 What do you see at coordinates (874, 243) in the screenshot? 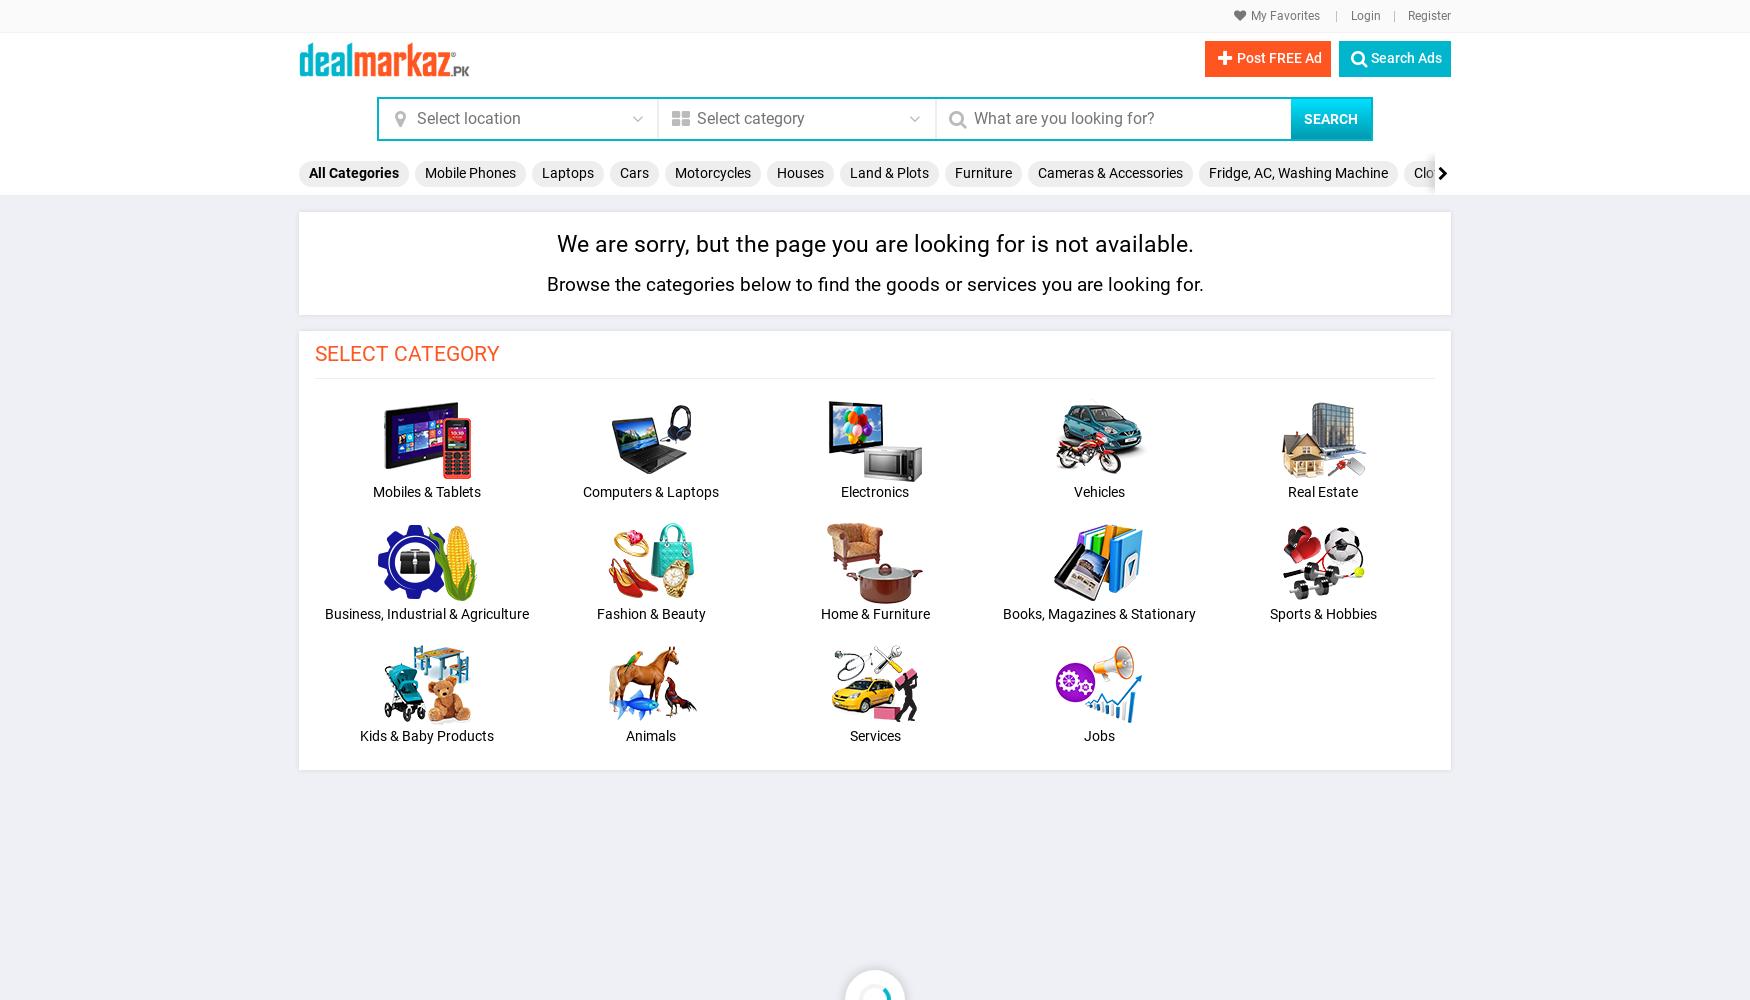
I see `'We are sorry, but the page you are looking for is not available.'` at bounding box center [874, 243].